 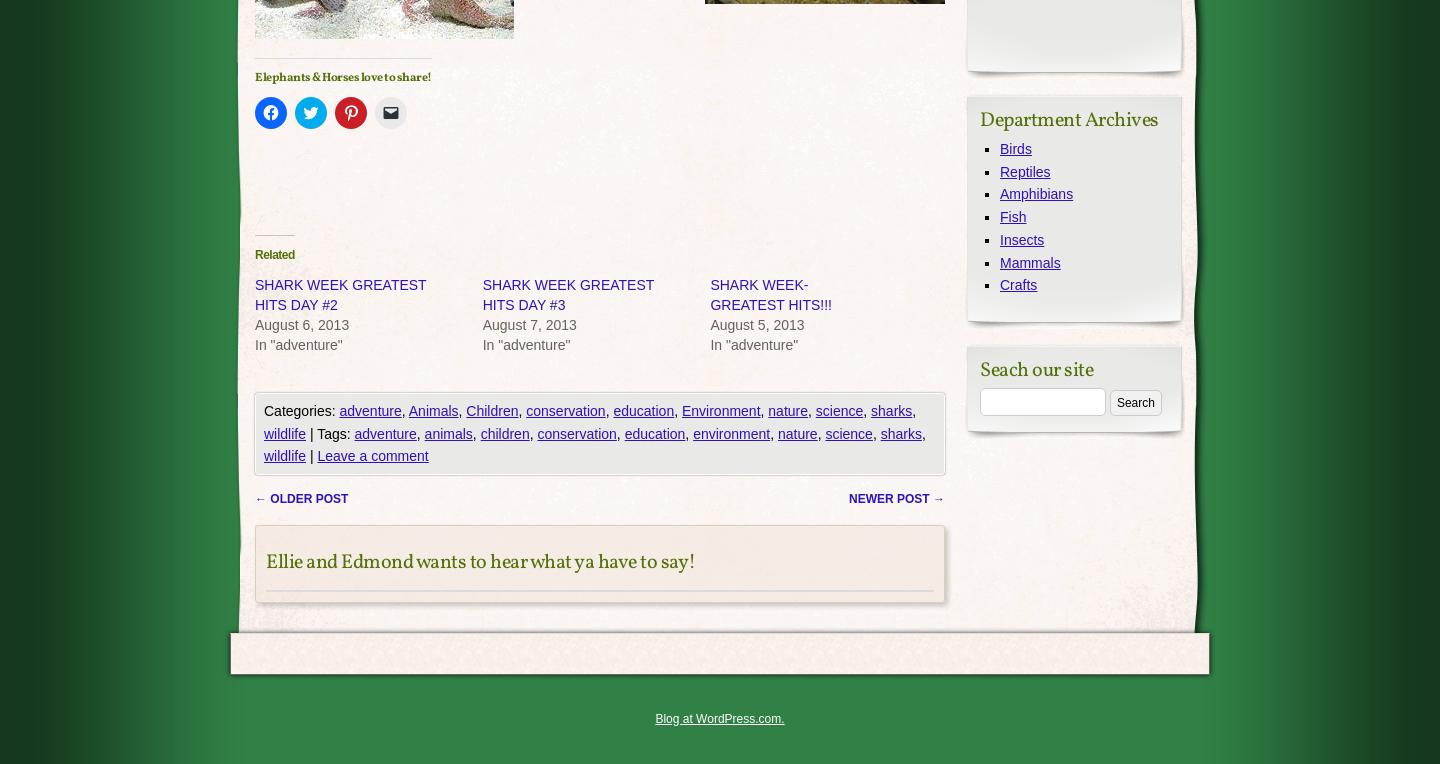 What do you see at coordinates (371, 456) in the screenshot?
I see `'Leave a comment'` at bounding box center [371, 456].